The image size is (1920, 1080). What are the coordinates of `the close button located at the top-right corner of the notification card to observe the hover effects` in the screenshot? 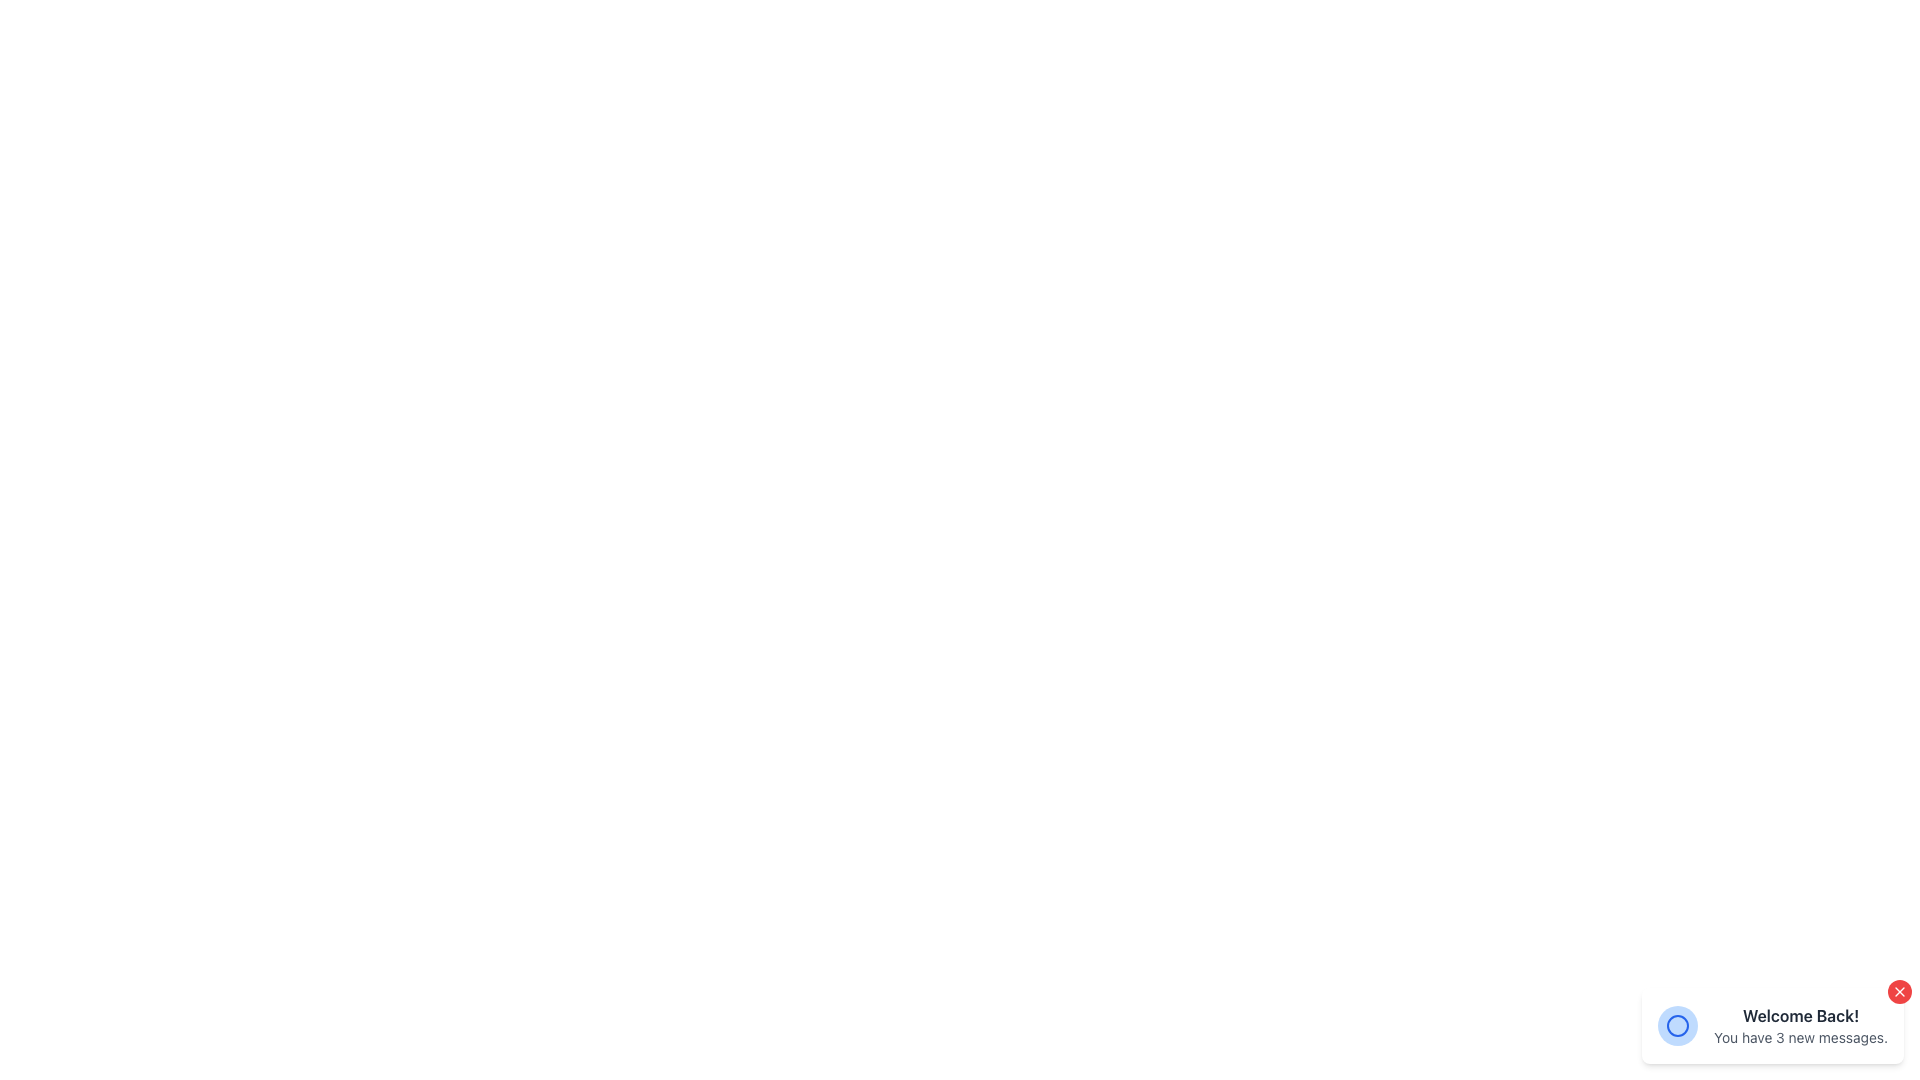 It's located at (1899, 991).